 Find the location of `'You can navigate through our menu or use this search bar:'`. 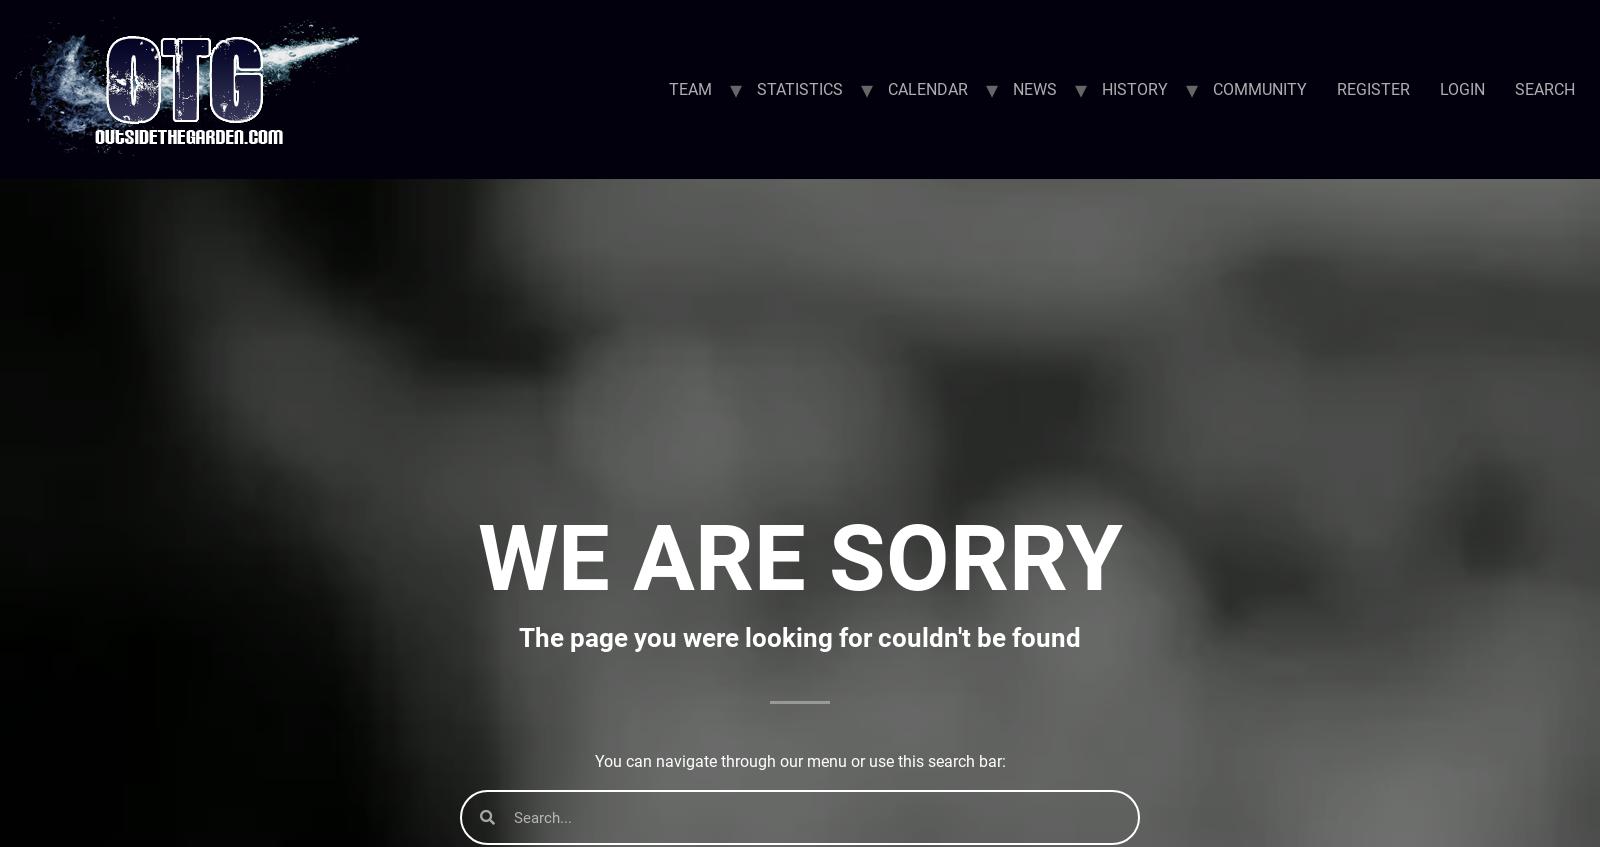

'You can navigate through our menu or use this search bar:' is located at coordinates (799, 760).